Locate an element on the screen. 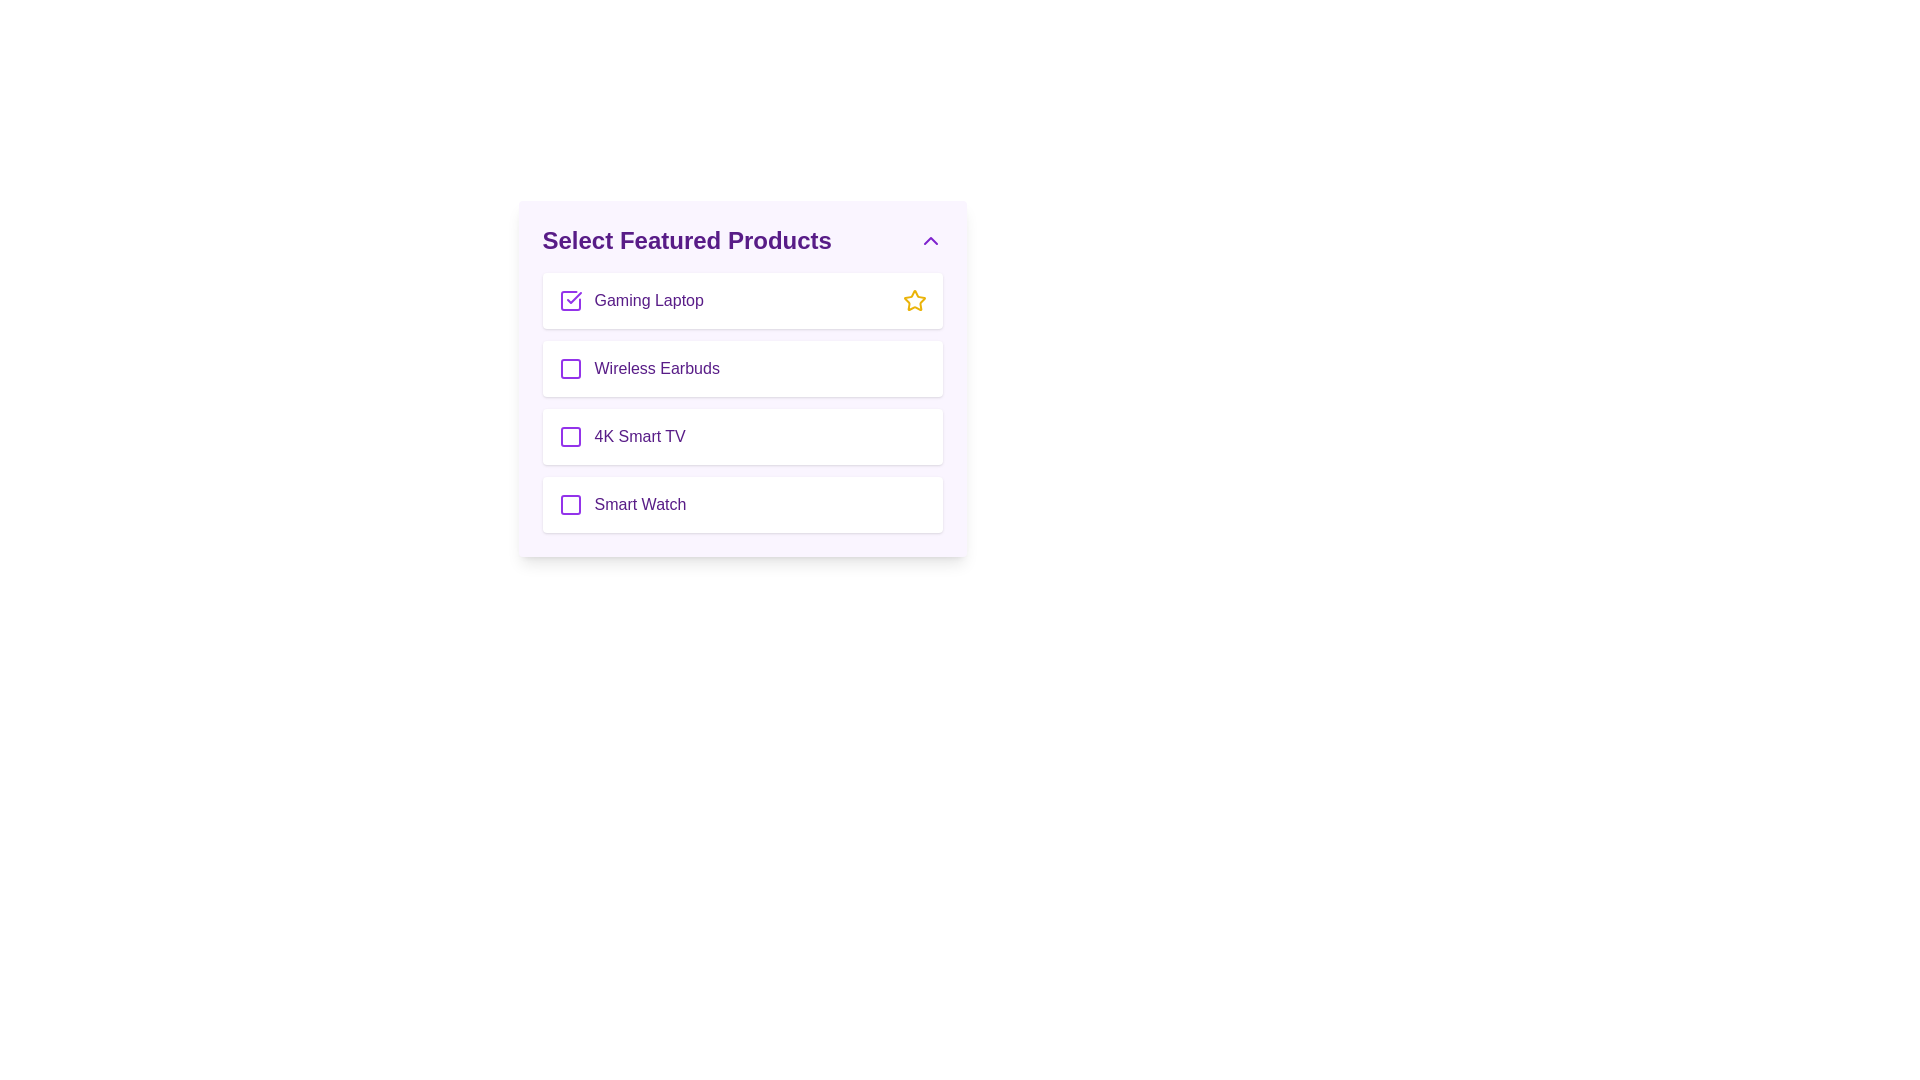 This screenshot has width=1920, height=1080. the selection checkbox for the 'Wireless Earbuds' item, which is located to the left of the associated text in the second row of options is located at coordinates (569, 369).